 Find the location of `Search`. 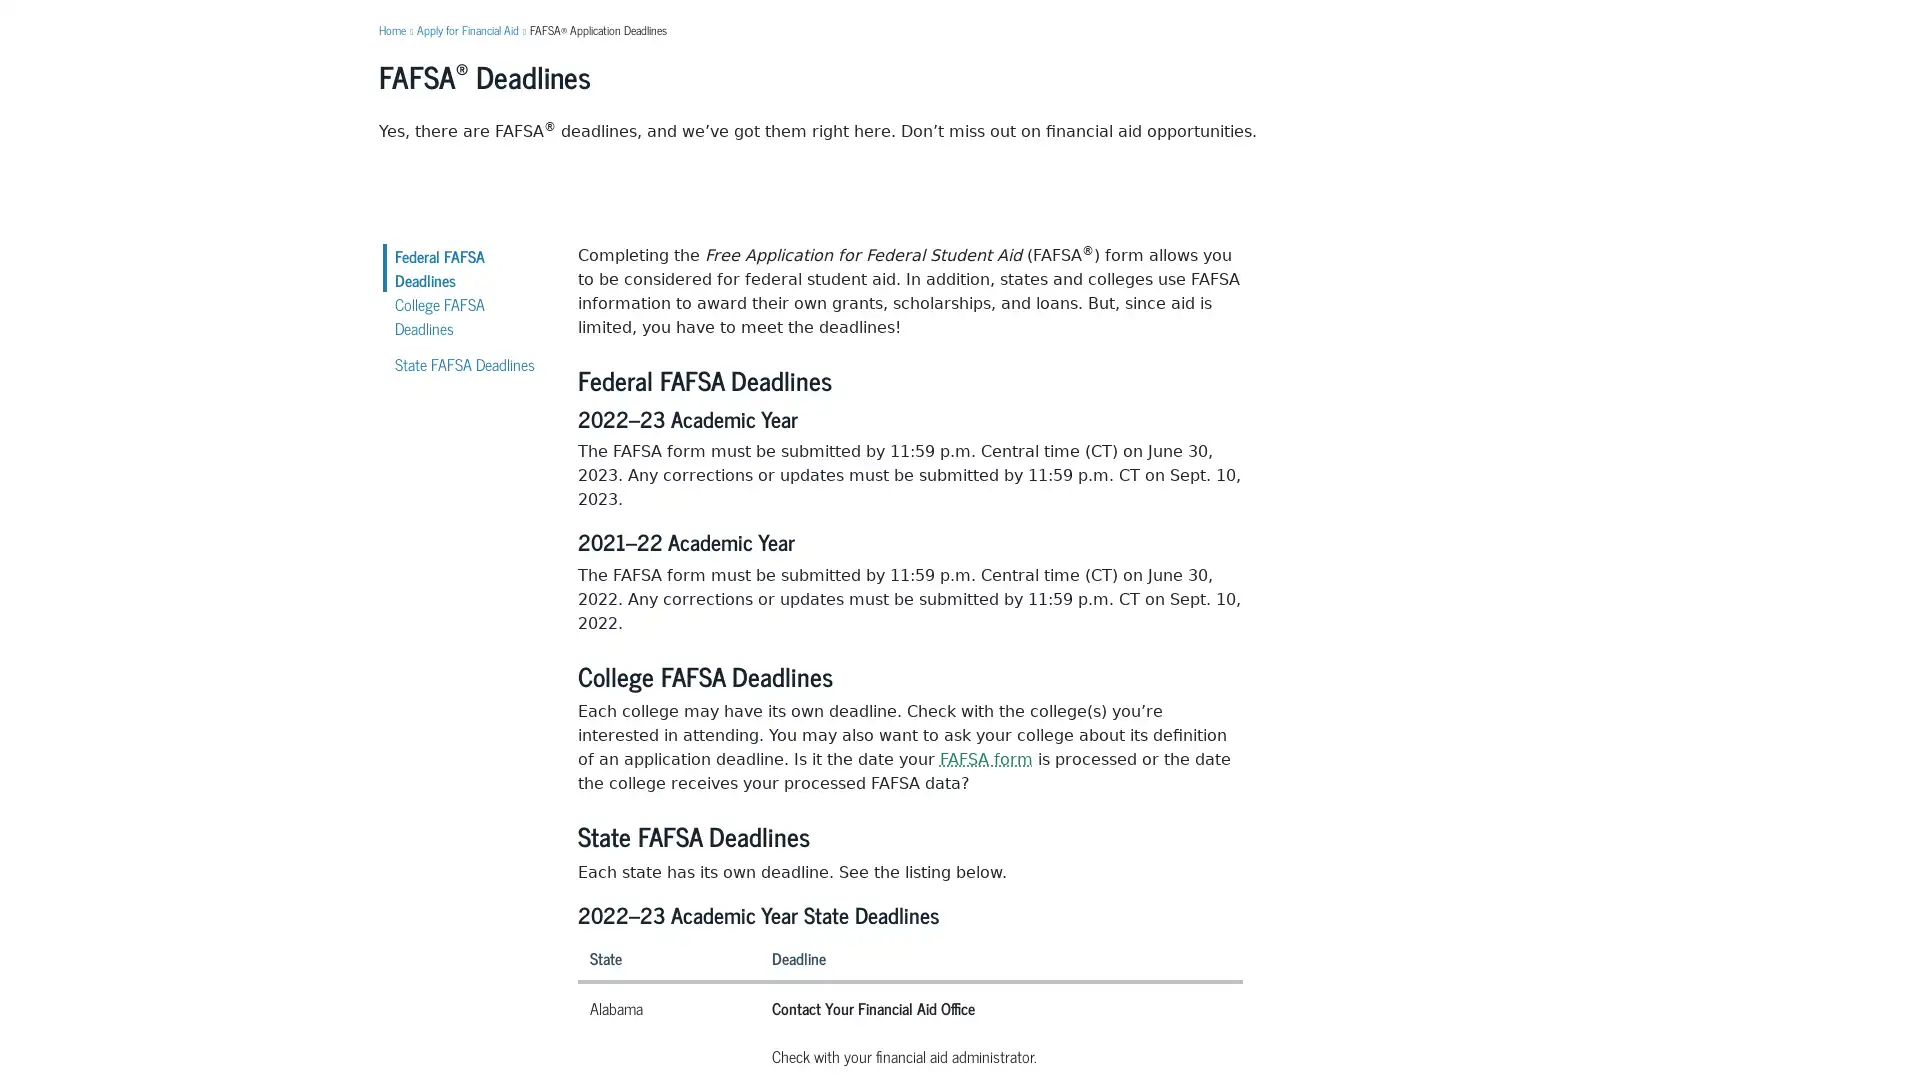

Search is located at coordinates (1256, 69).